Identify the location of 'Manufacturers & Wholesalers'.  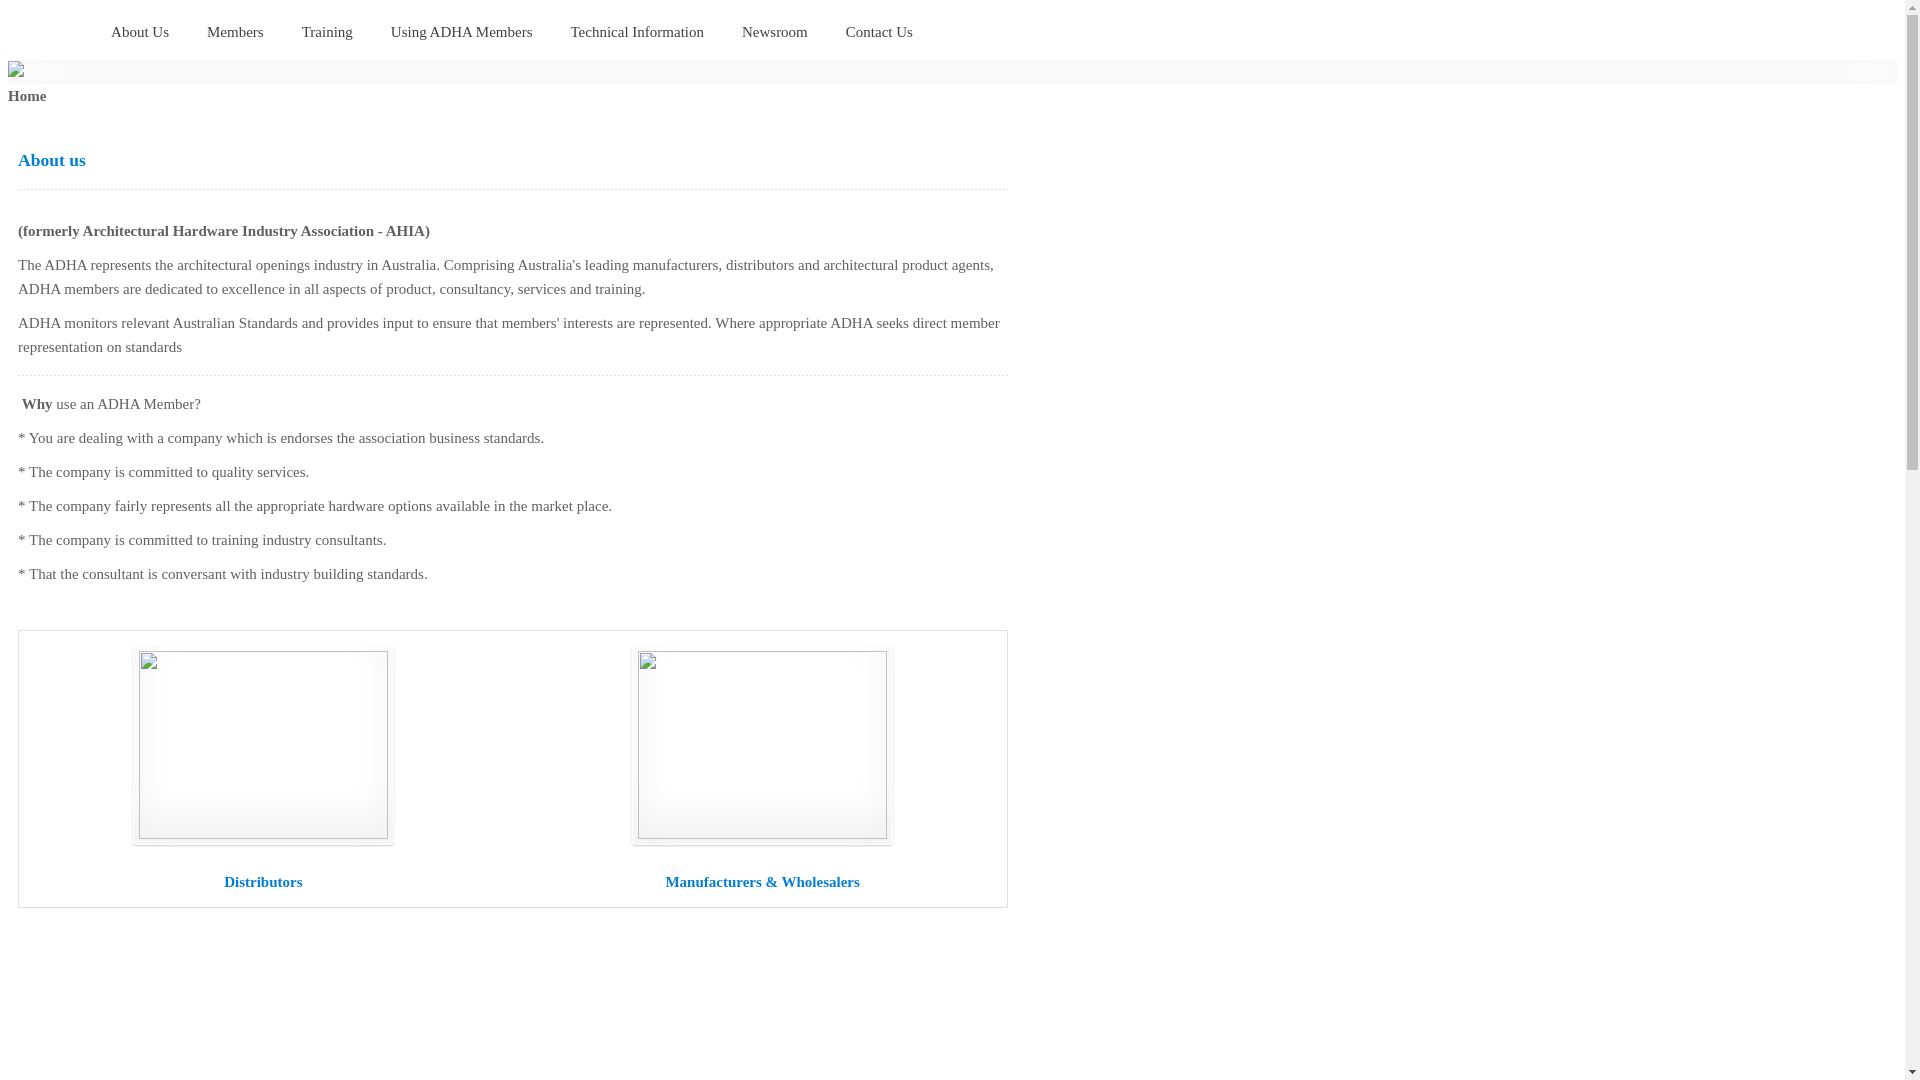
(761, 881).